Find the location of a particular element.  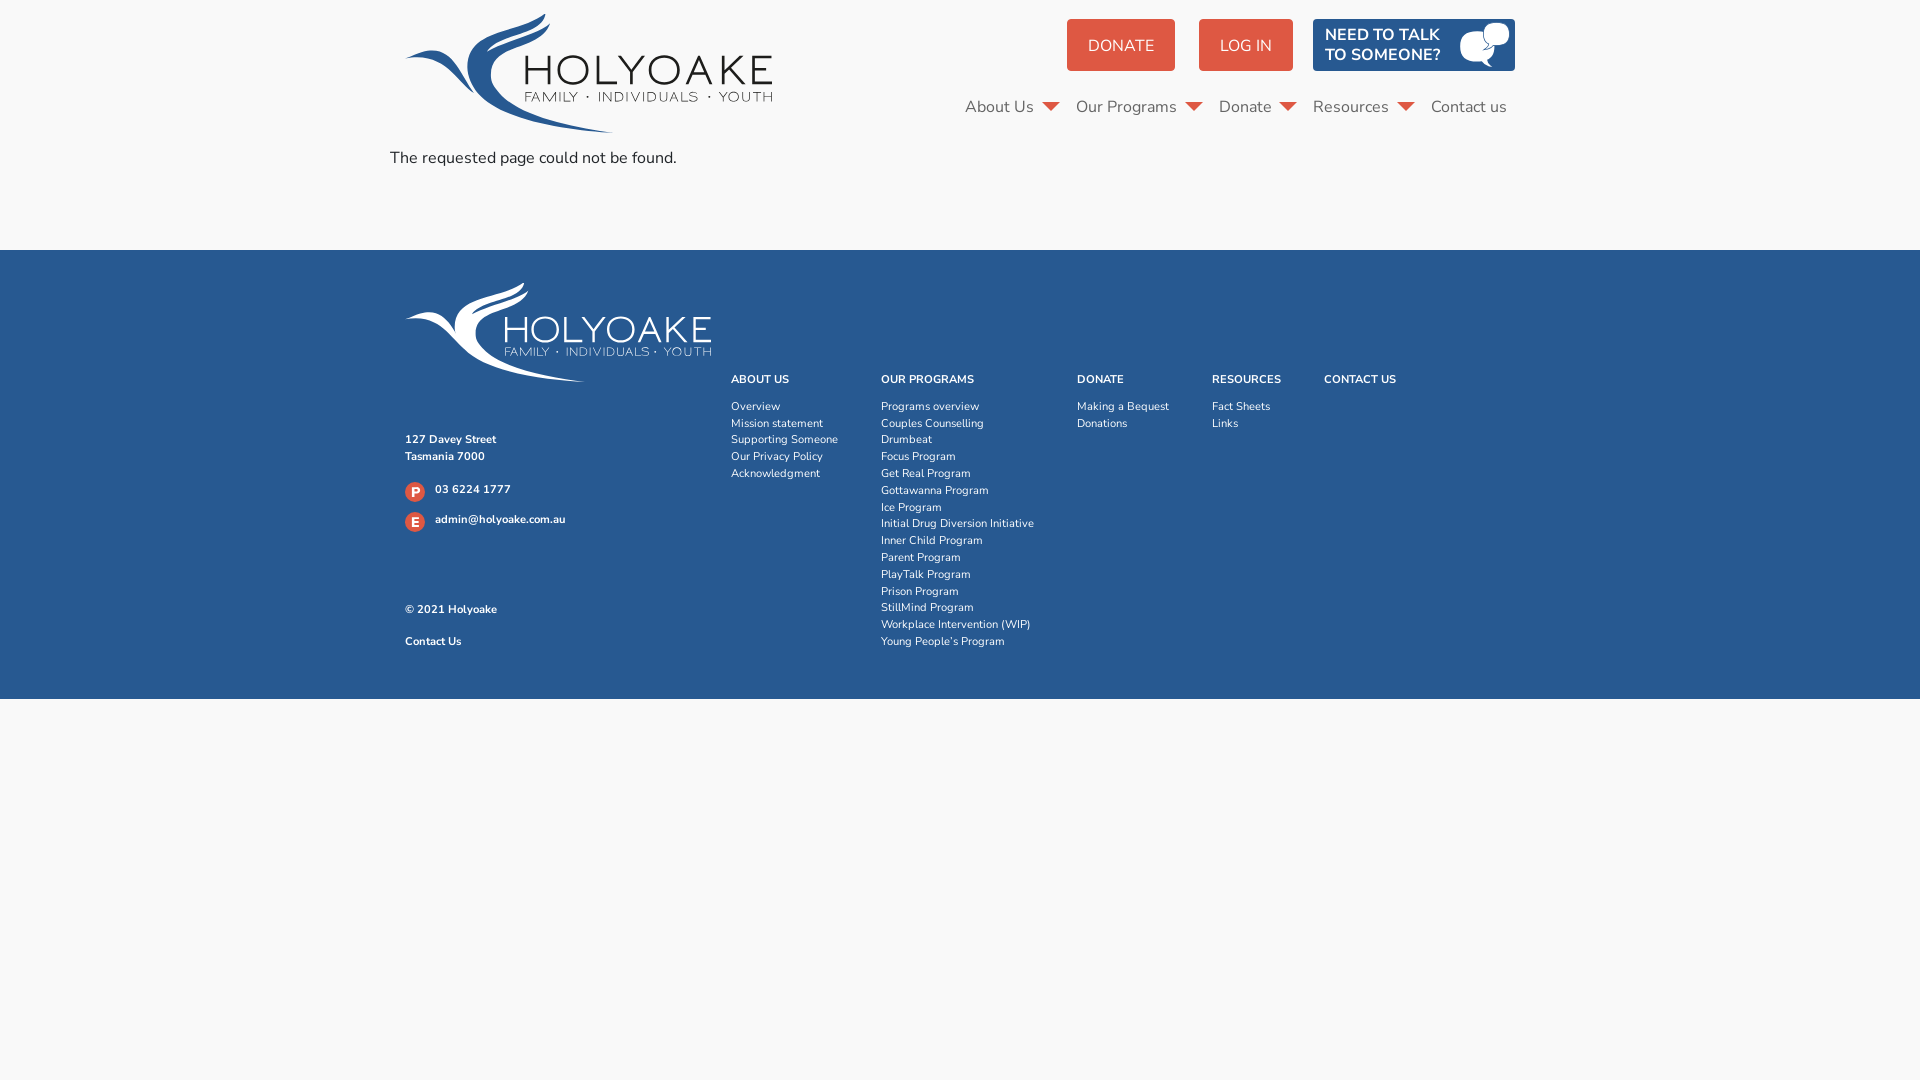

'Workplace Intervention (WIP)' is located at coordinates (956, 624).